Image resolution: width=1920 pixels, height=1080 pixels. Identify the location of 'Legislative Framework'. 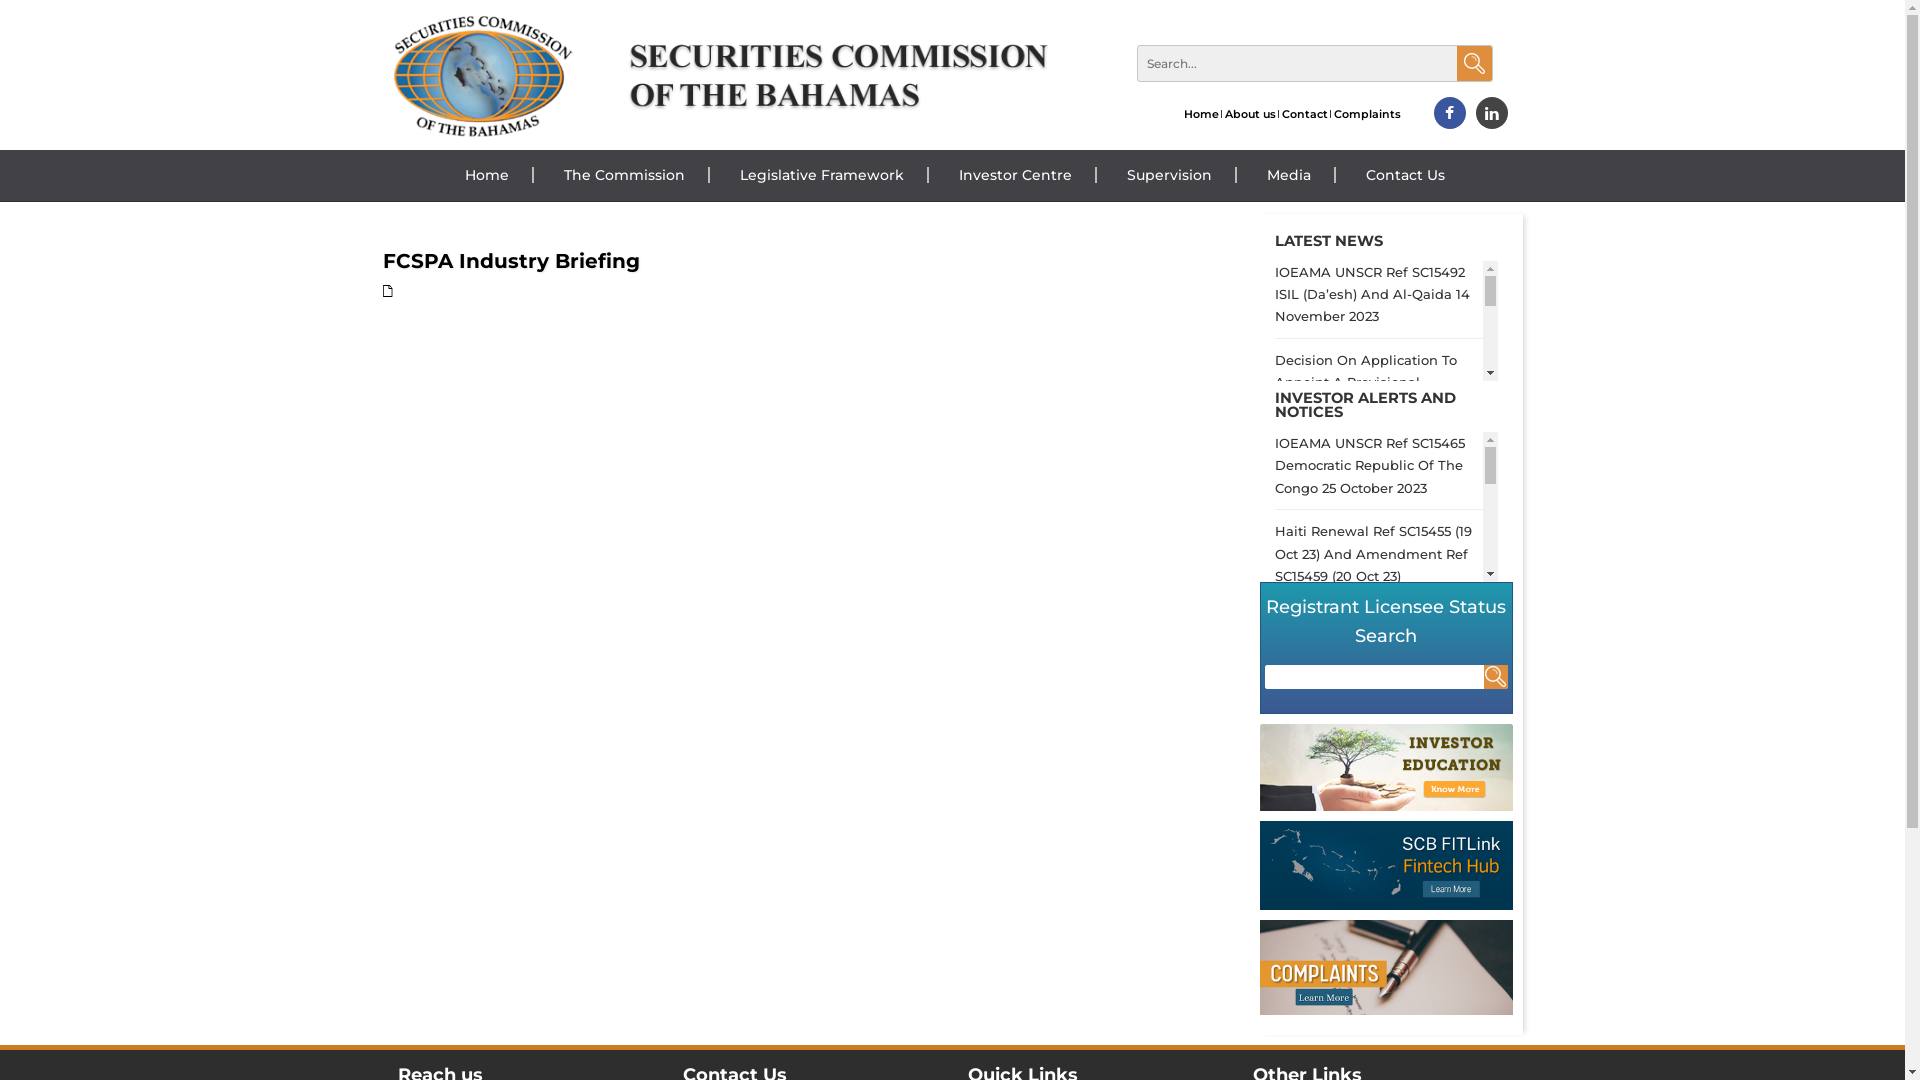
(820, 174).